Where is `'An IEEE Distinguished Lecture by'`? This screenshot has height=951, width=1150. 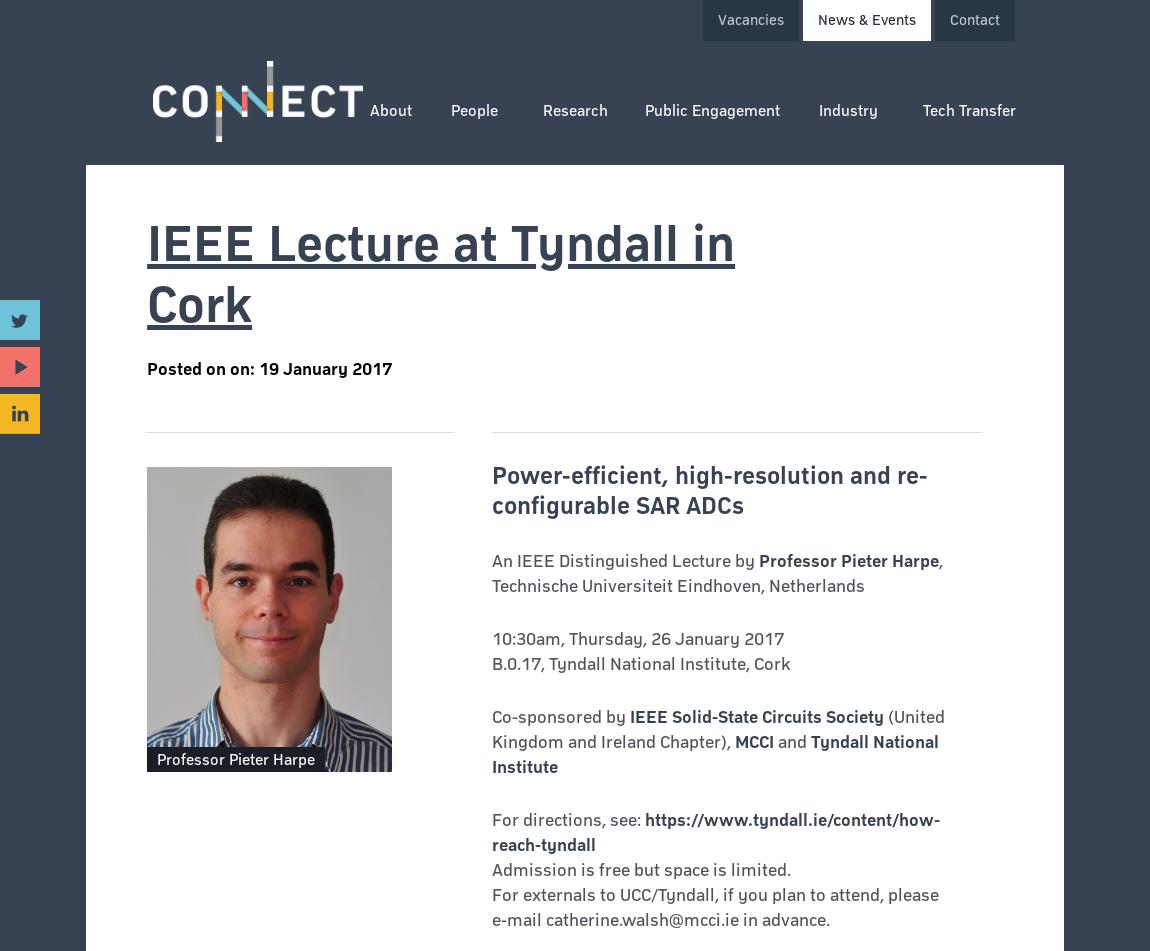 'An IEEE Distinguished Lecture by' is located at coordinates (623, 559).